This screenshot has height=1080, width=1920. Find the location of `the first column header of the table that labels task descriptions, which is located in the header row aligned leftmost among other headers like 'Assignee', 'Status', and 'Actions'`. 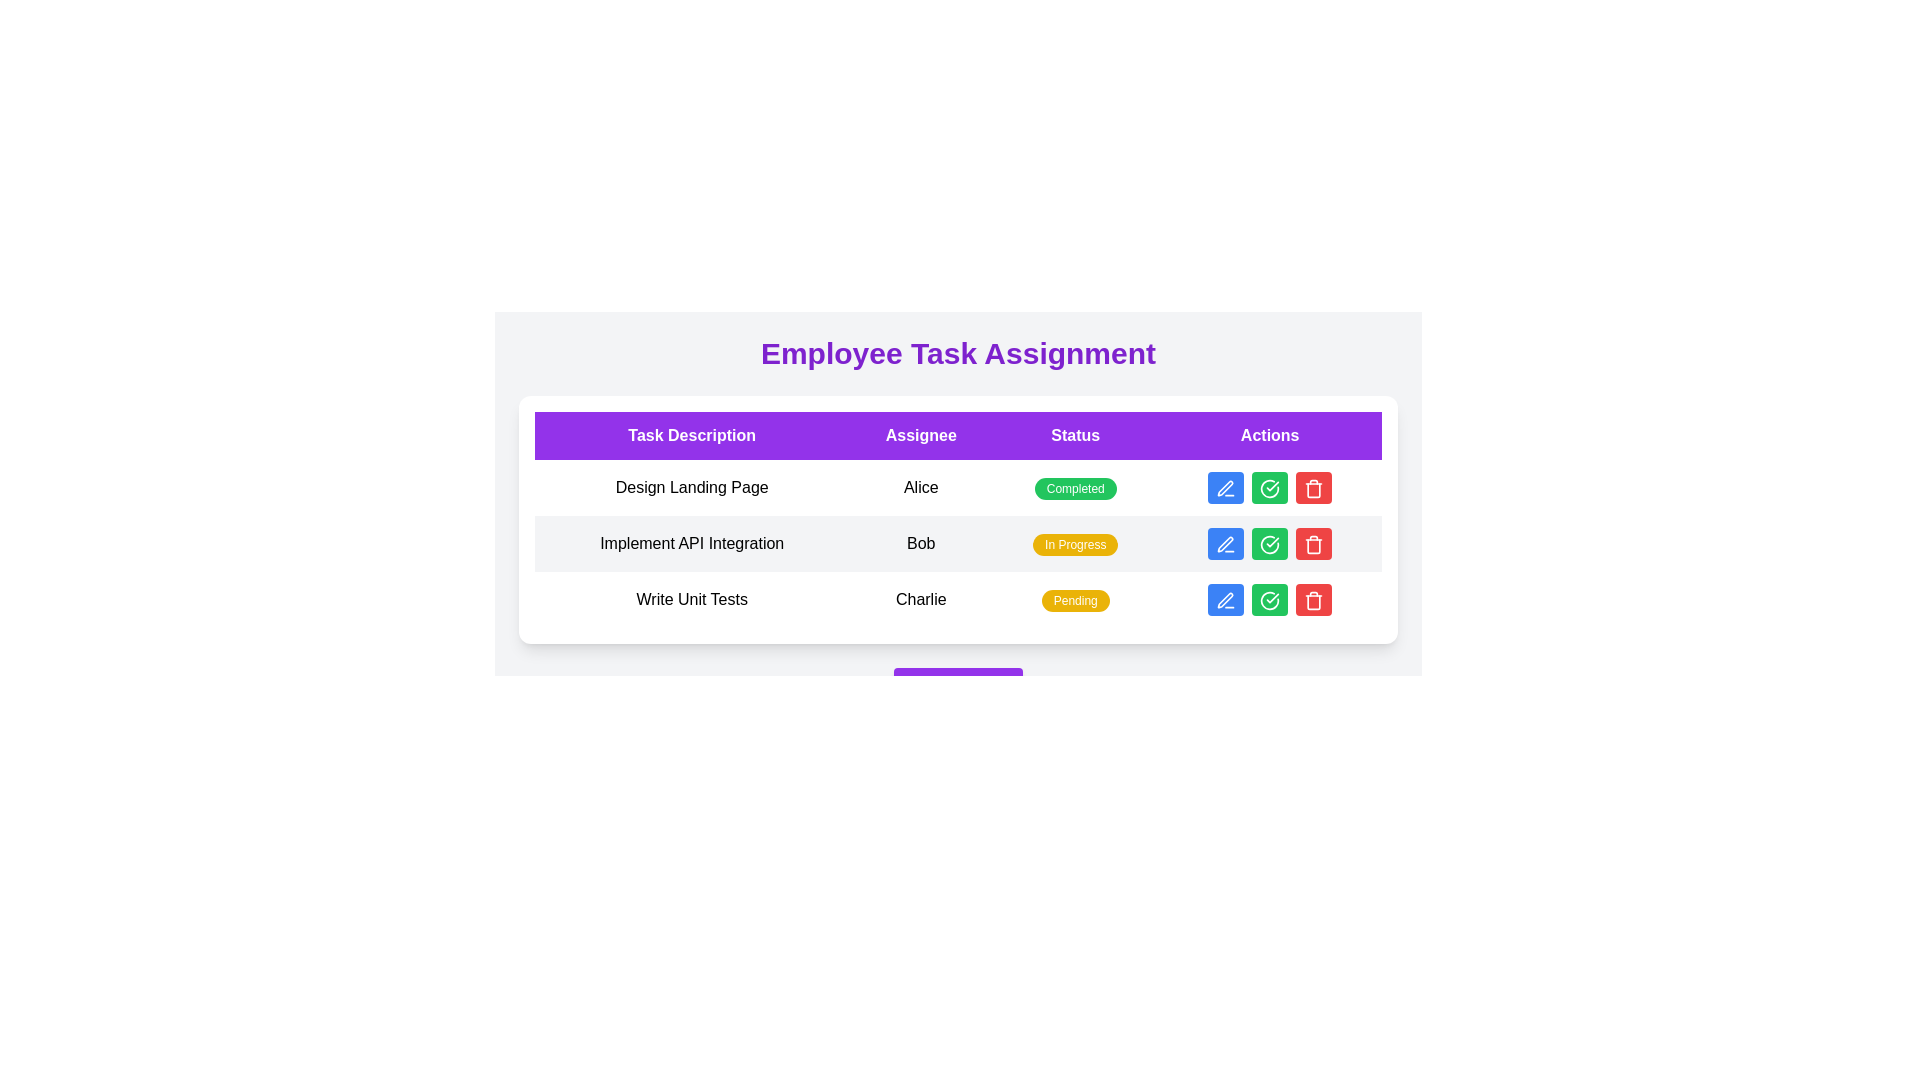

the first column header of the table that labels task descriptions, which is located in the header row aligned leftmost among other headers like 'Assignee', 'Status', and 'Actions' is located at coordinates (692, 434).